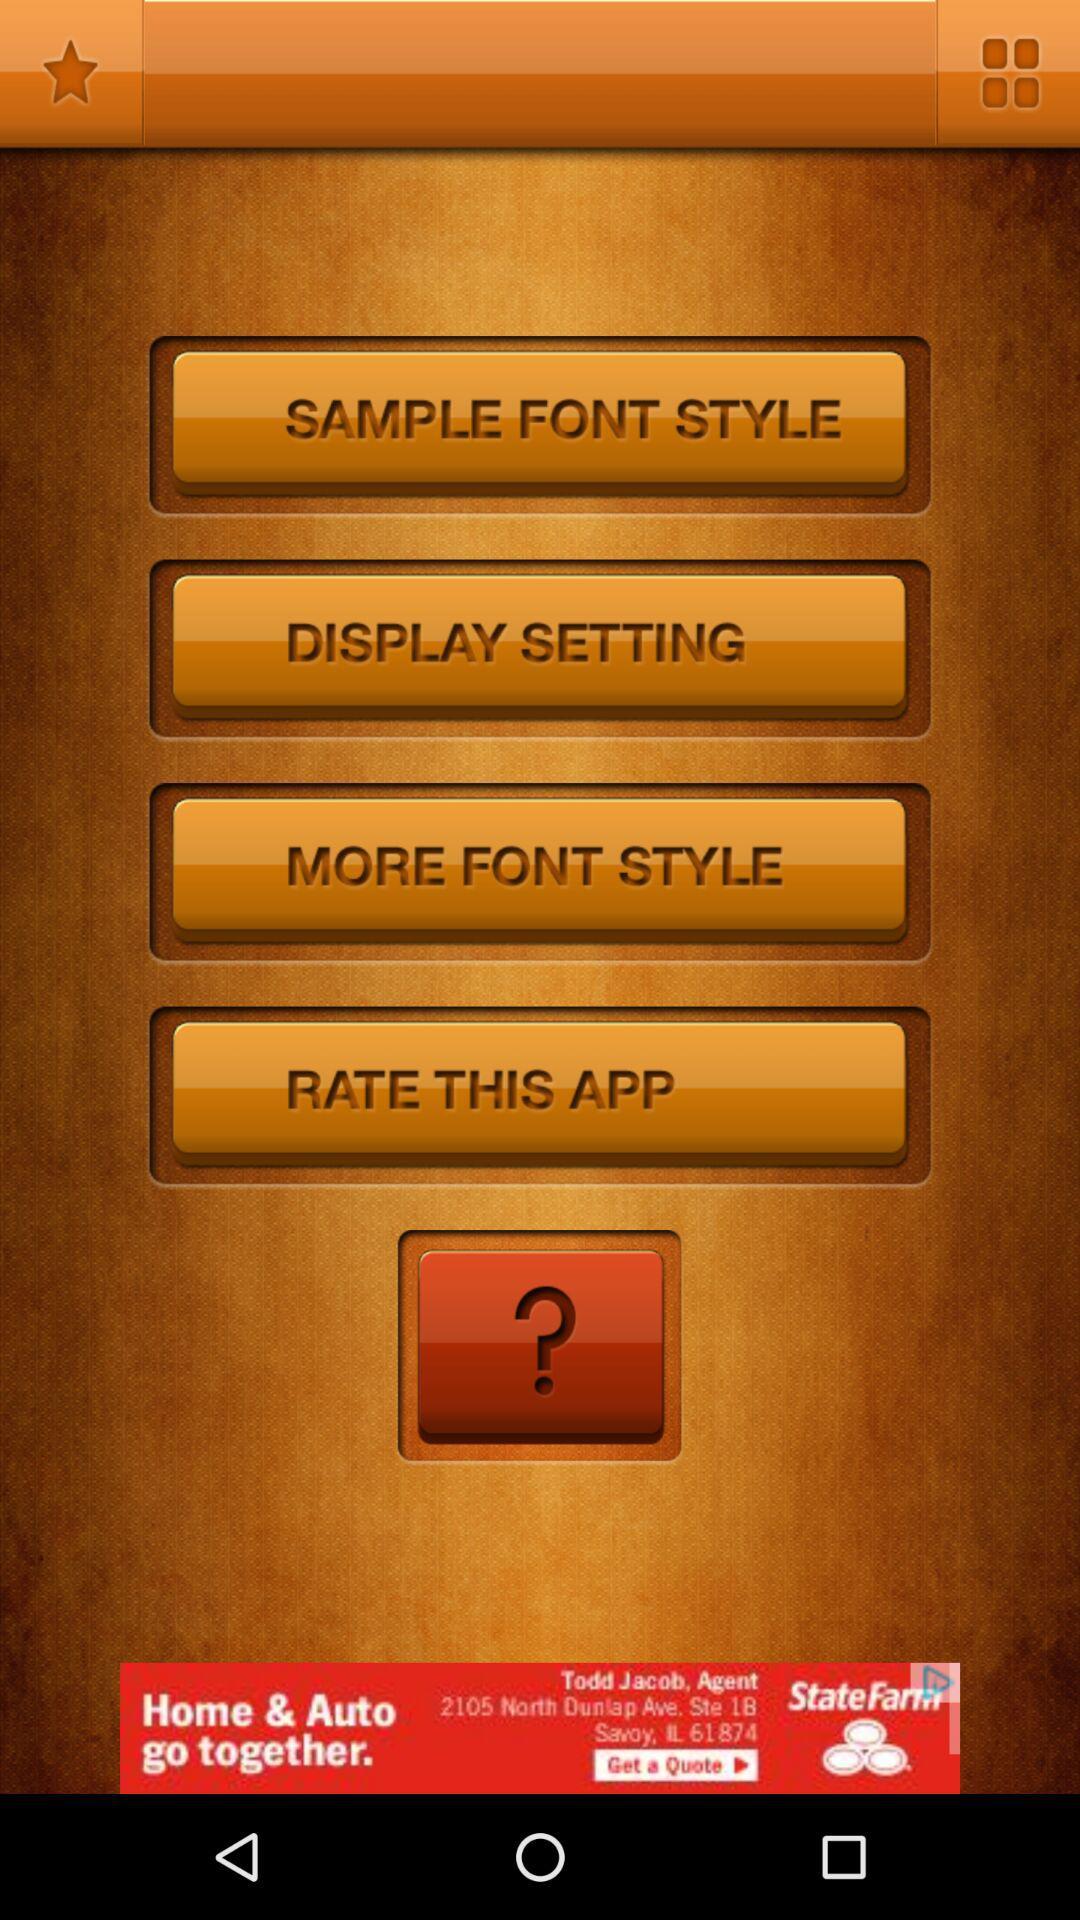  I want to click on sample font size, so click(540, 426).